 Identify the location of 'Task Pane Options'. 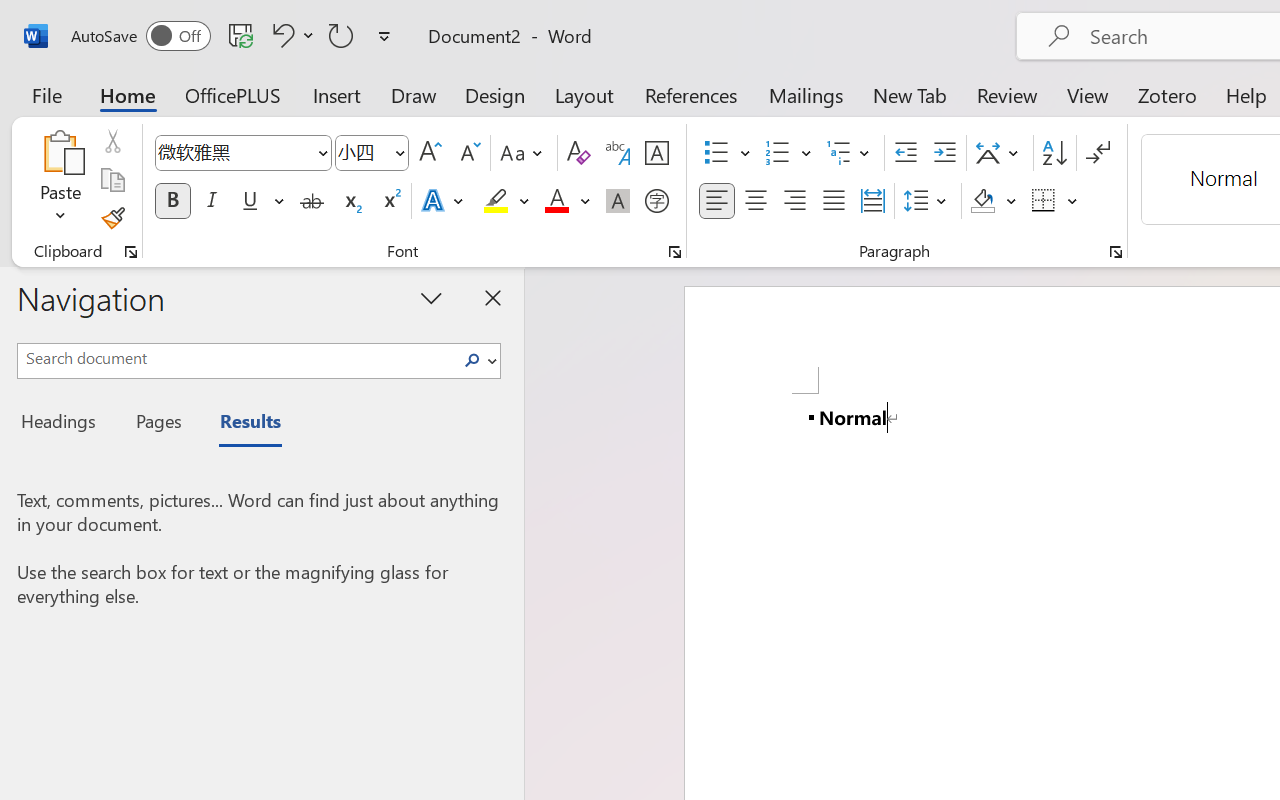
(431, 297).